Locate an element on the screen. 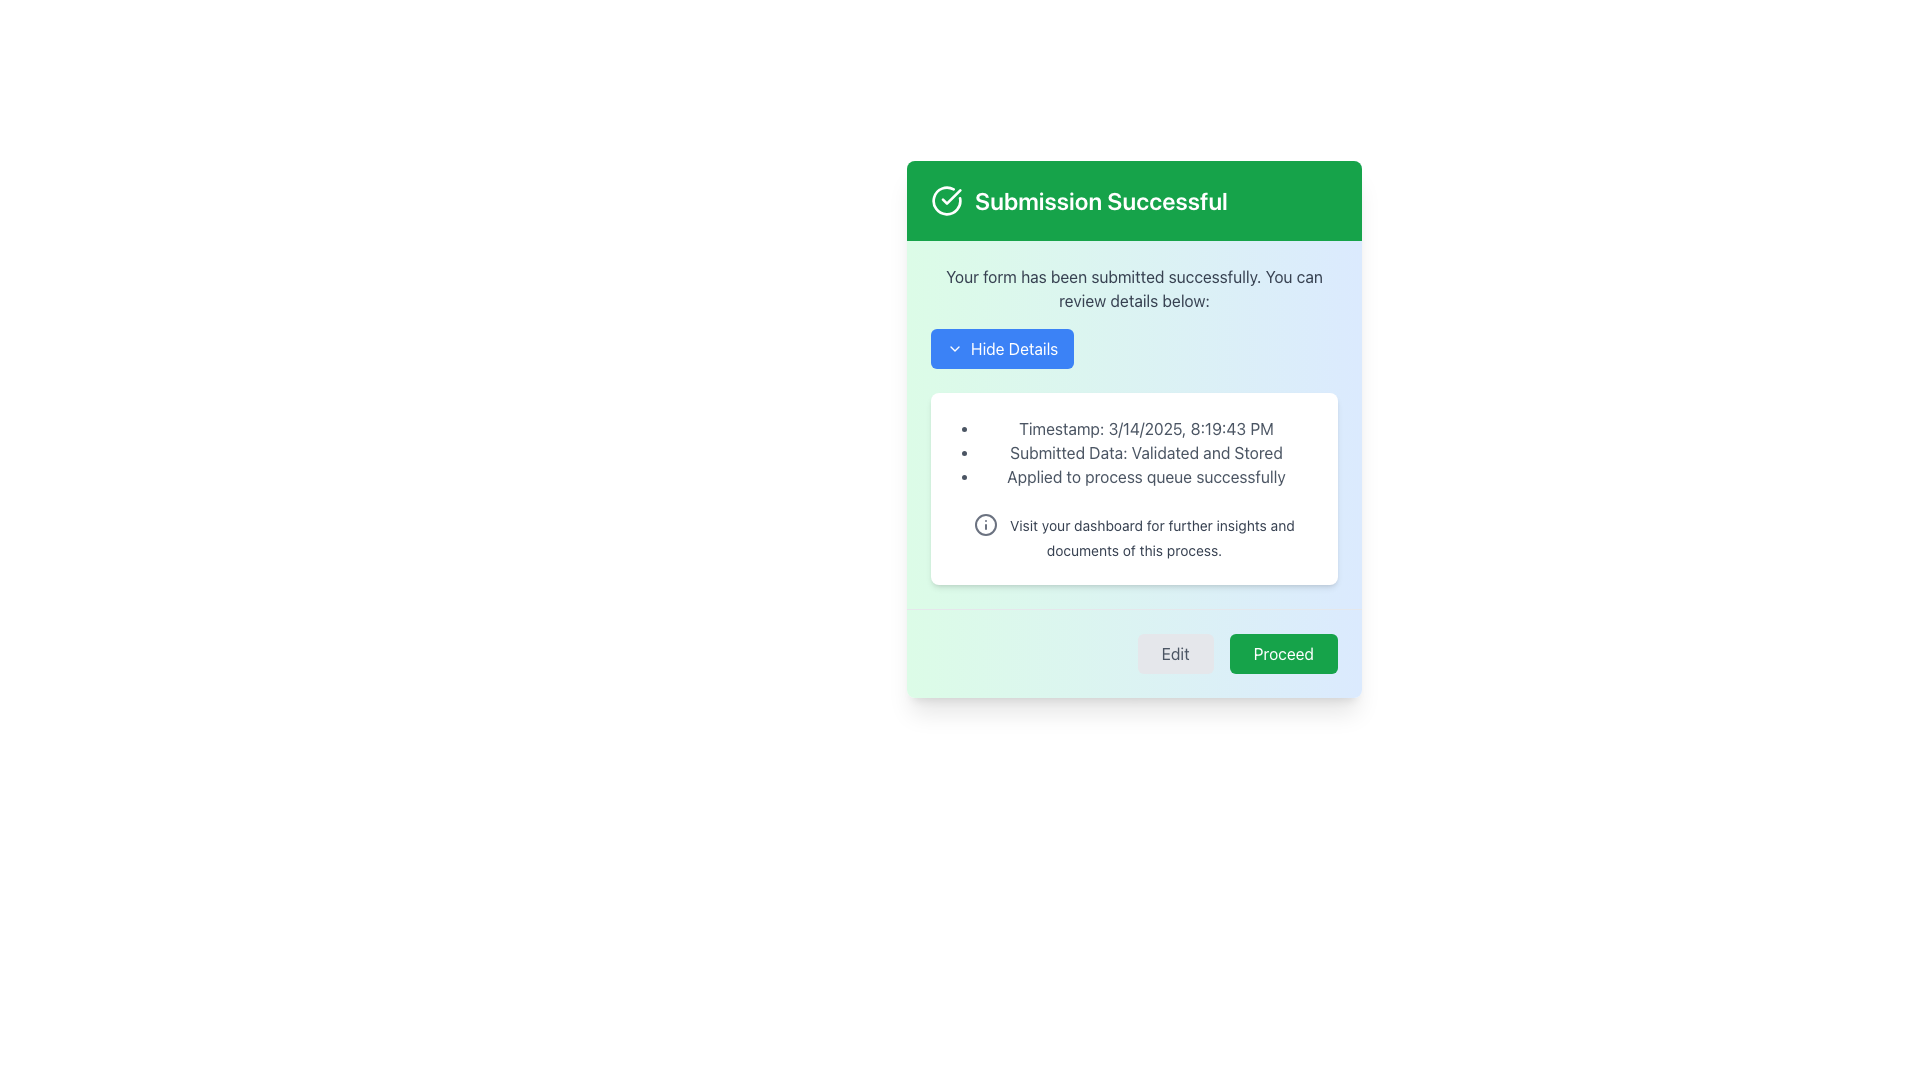 The image size is (1920, 1080). the rectangular blue button labeled 'Hide Details' with a downward chevron icon is located at coordinates (1002, 347).